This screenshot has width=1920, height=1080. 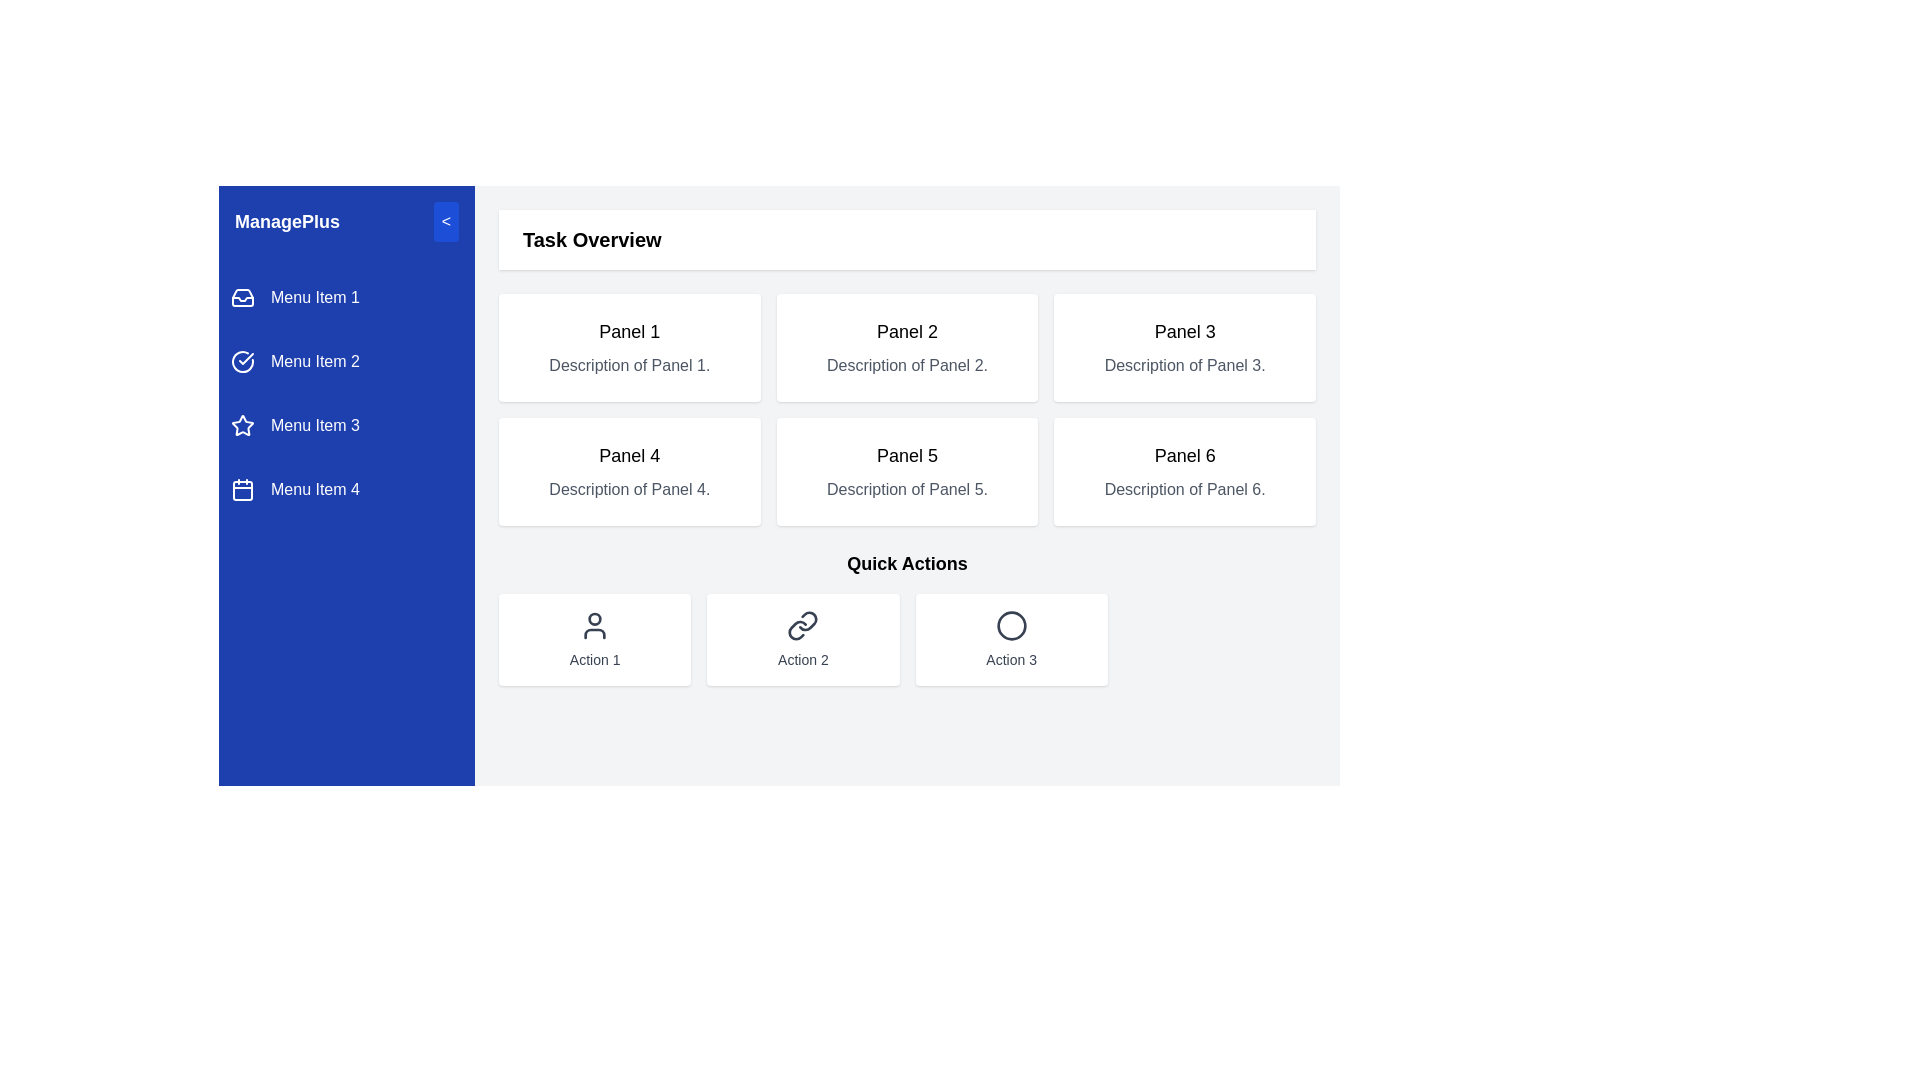 What do you see at coordinates (1185, 330) in the screenshot?
I see `the Text label that serves as the title for the associated panel in the third column of the top row under the 'Task Overview' section` at bounding box center [1185, 330].